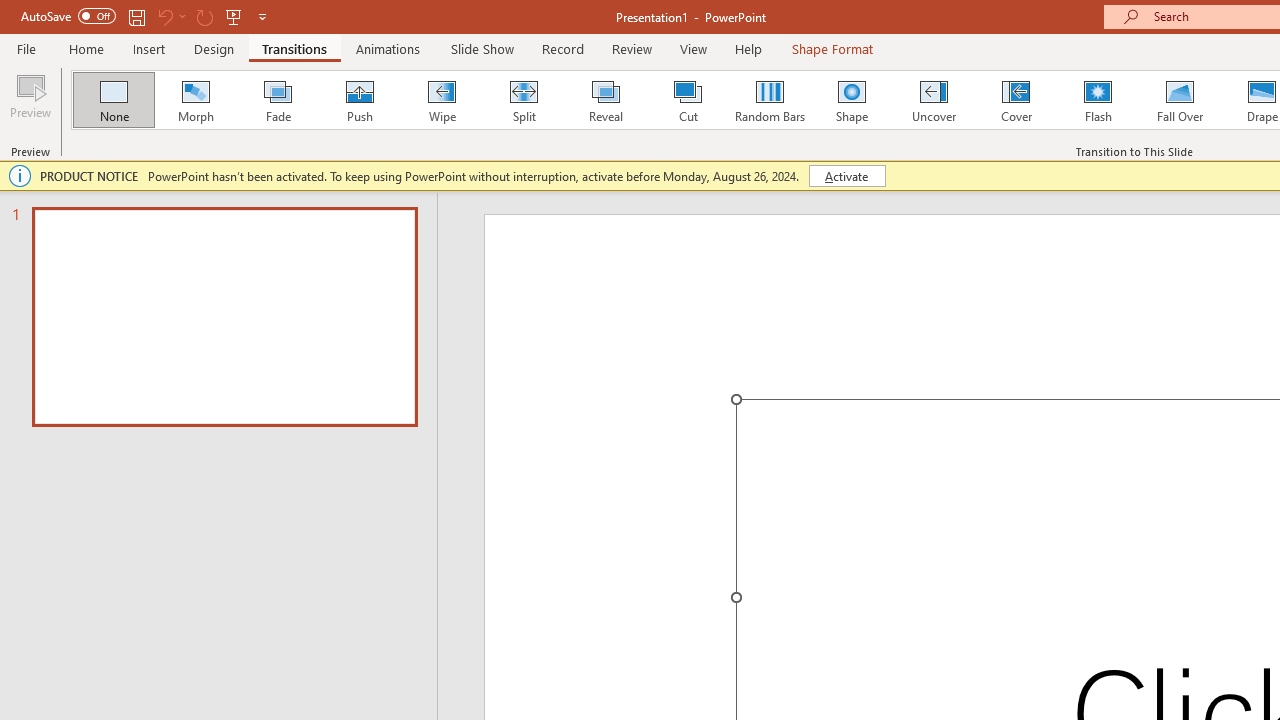 Image resolution: width=1280 pixels, height=720 pixels. I want to click on 'None', so click(112, 100).